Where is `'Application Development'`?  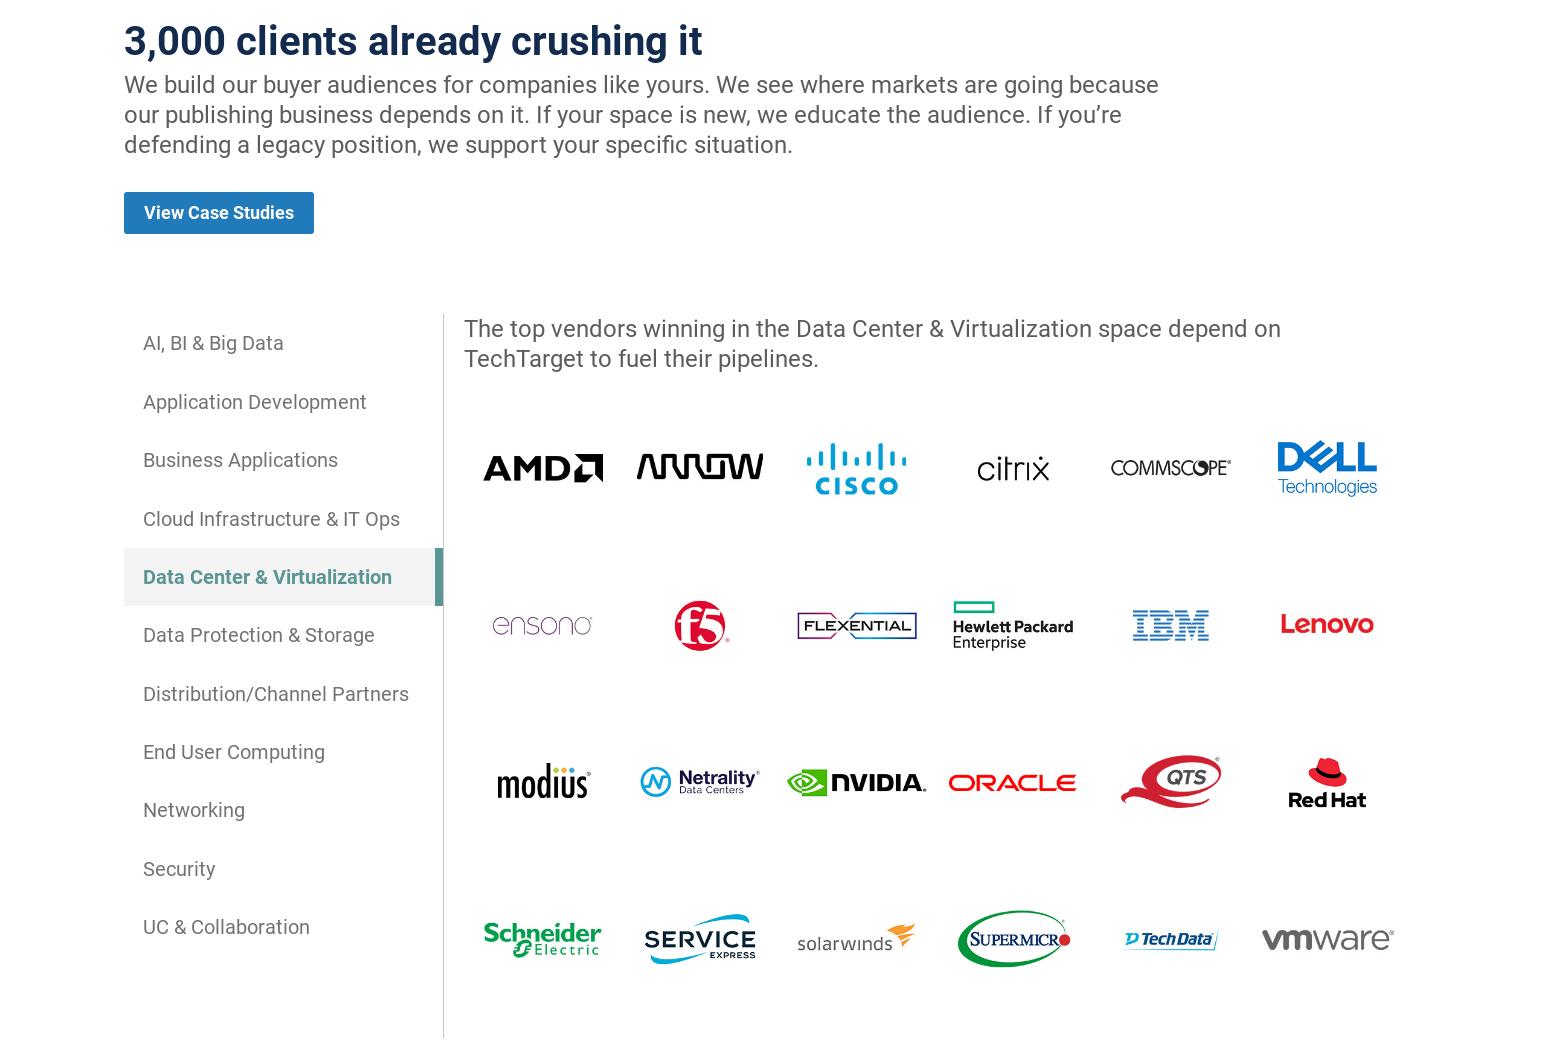 'Application Development' is located at coordinates (254, 401).